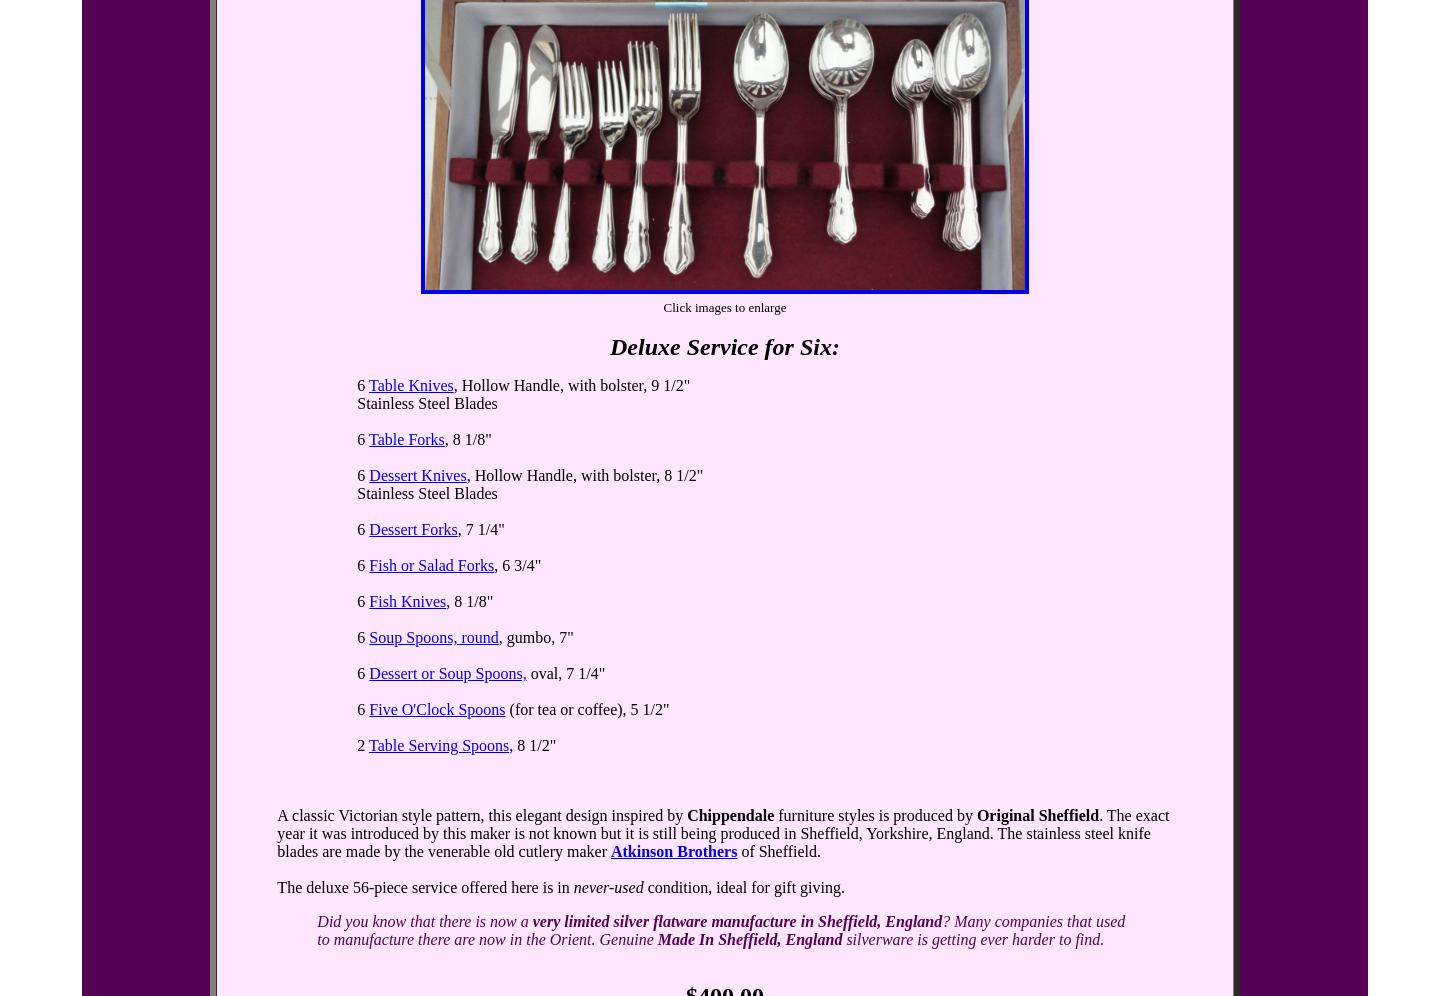 This screenshot has width=1450, height=996. Describe the element at coordinates (737, 851) in the screenshot. I see `'of Sheffield.'` at that location.